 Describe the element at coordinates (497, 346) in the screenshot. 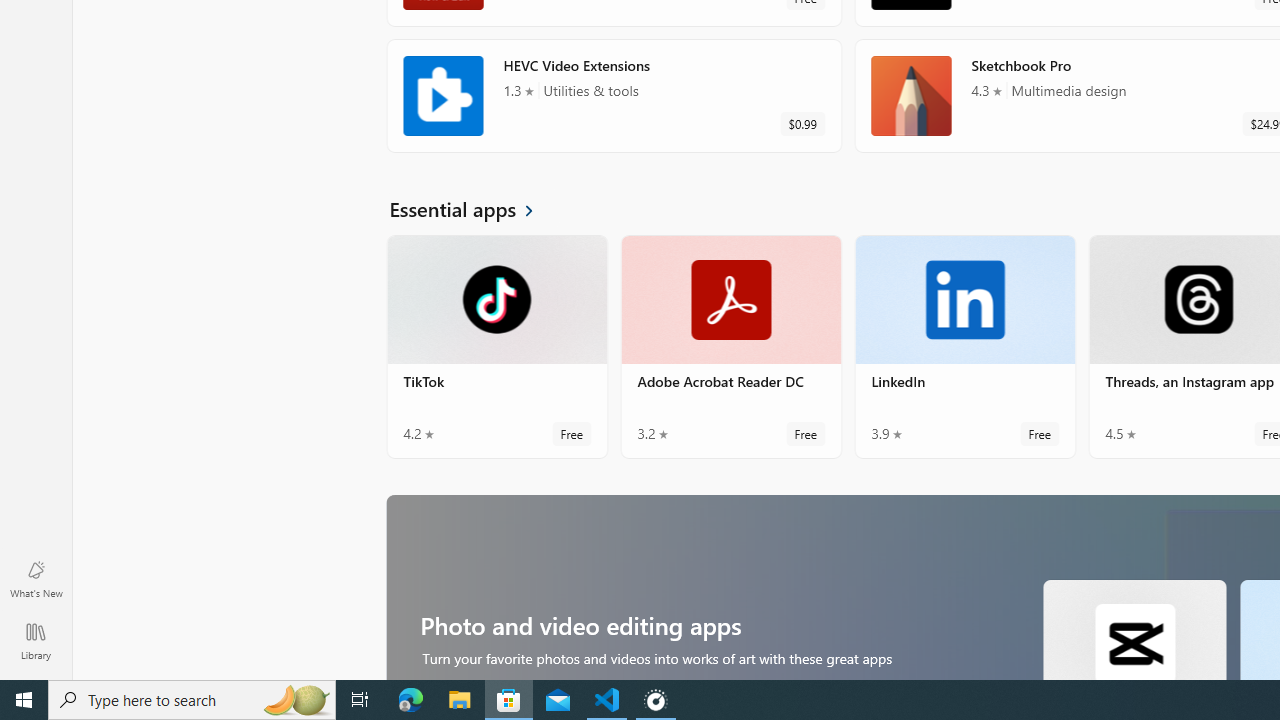

I see `'TikTok. Average rating of 4.2 out of five stars. Free  '` at that location.